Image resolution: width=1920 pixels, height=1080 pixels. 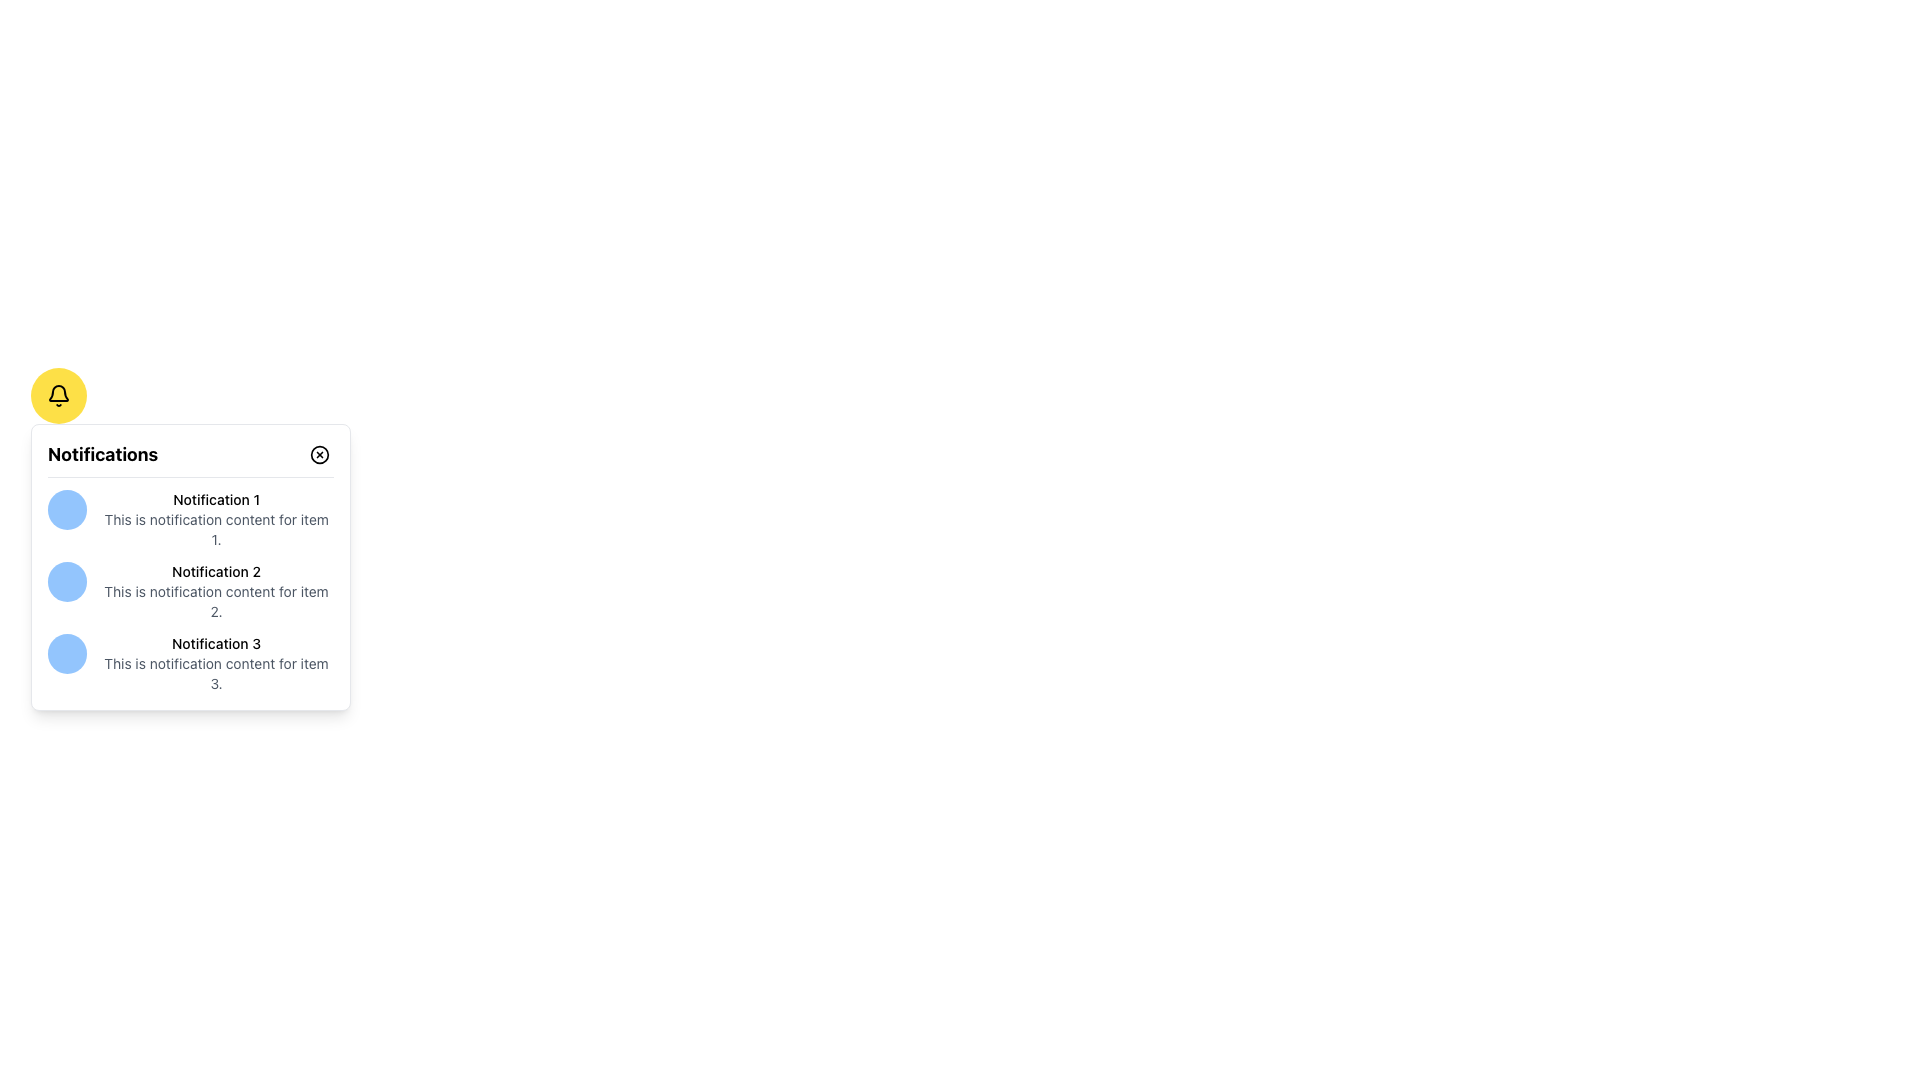 What do you see at coordinates (191, 663) in the screenshot?
I see `the third notification entry in the vertical list within the notification panel` at bounding box center [191, 663].